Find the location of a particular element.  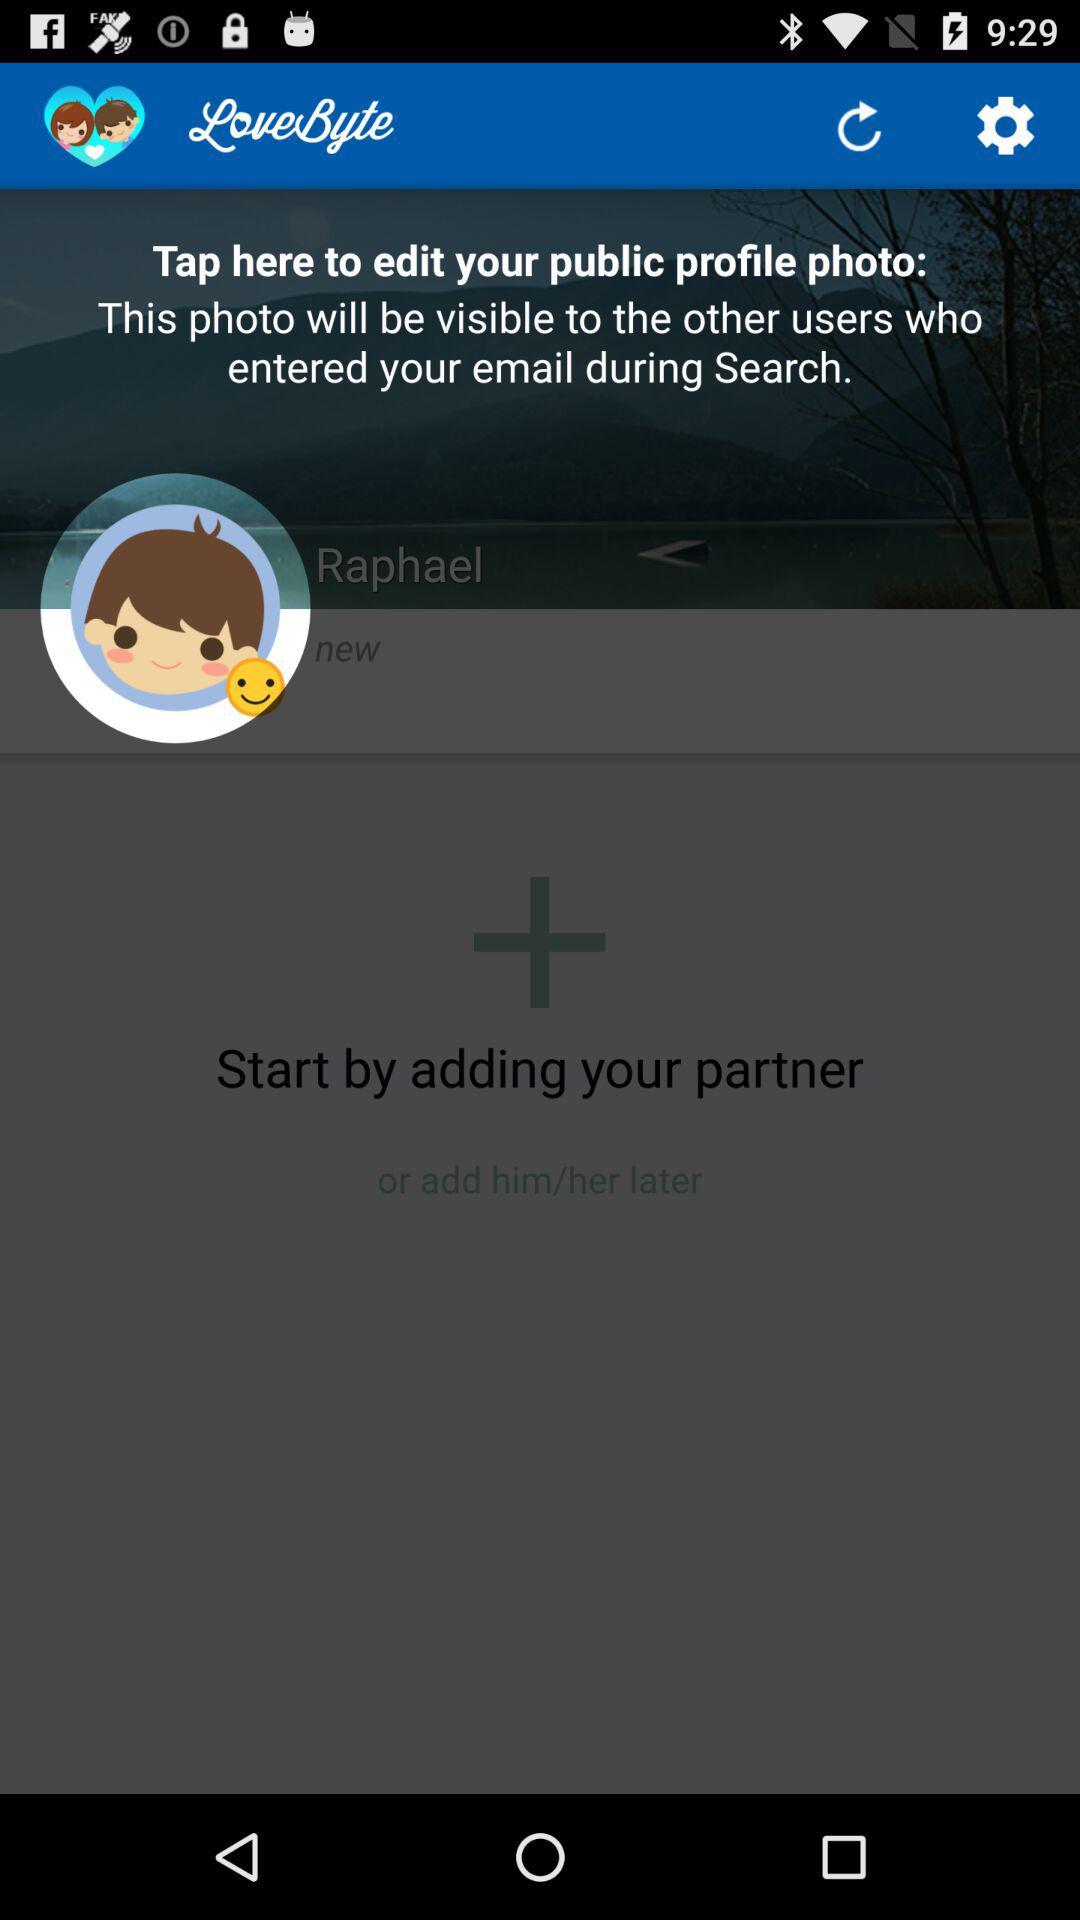

the start by adding app is located at coordinates (540, 1065).